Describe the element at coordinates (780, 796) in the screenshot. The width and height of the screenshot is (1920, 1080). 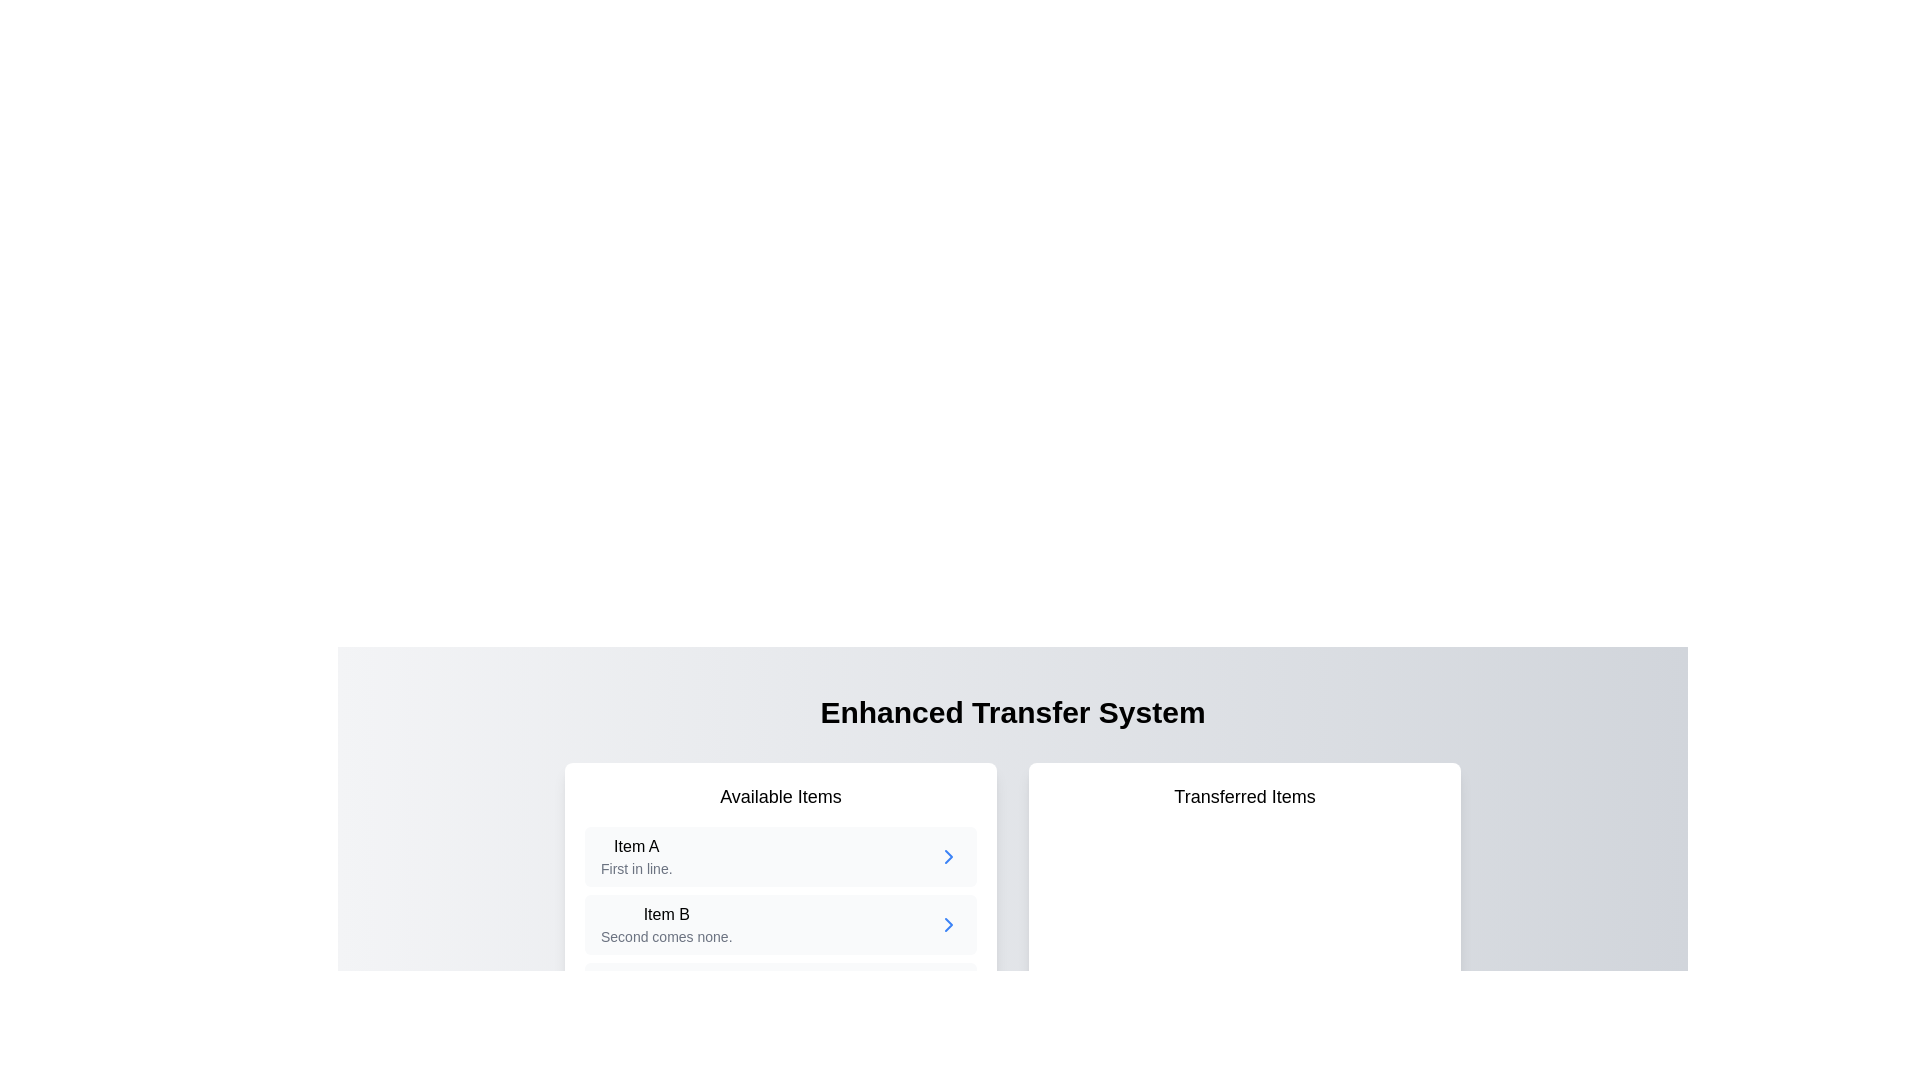
I see `the static text heading that labels the content below as a list of available items, positioned at the top-center of a white rectangular box with rounded corners` at that location.